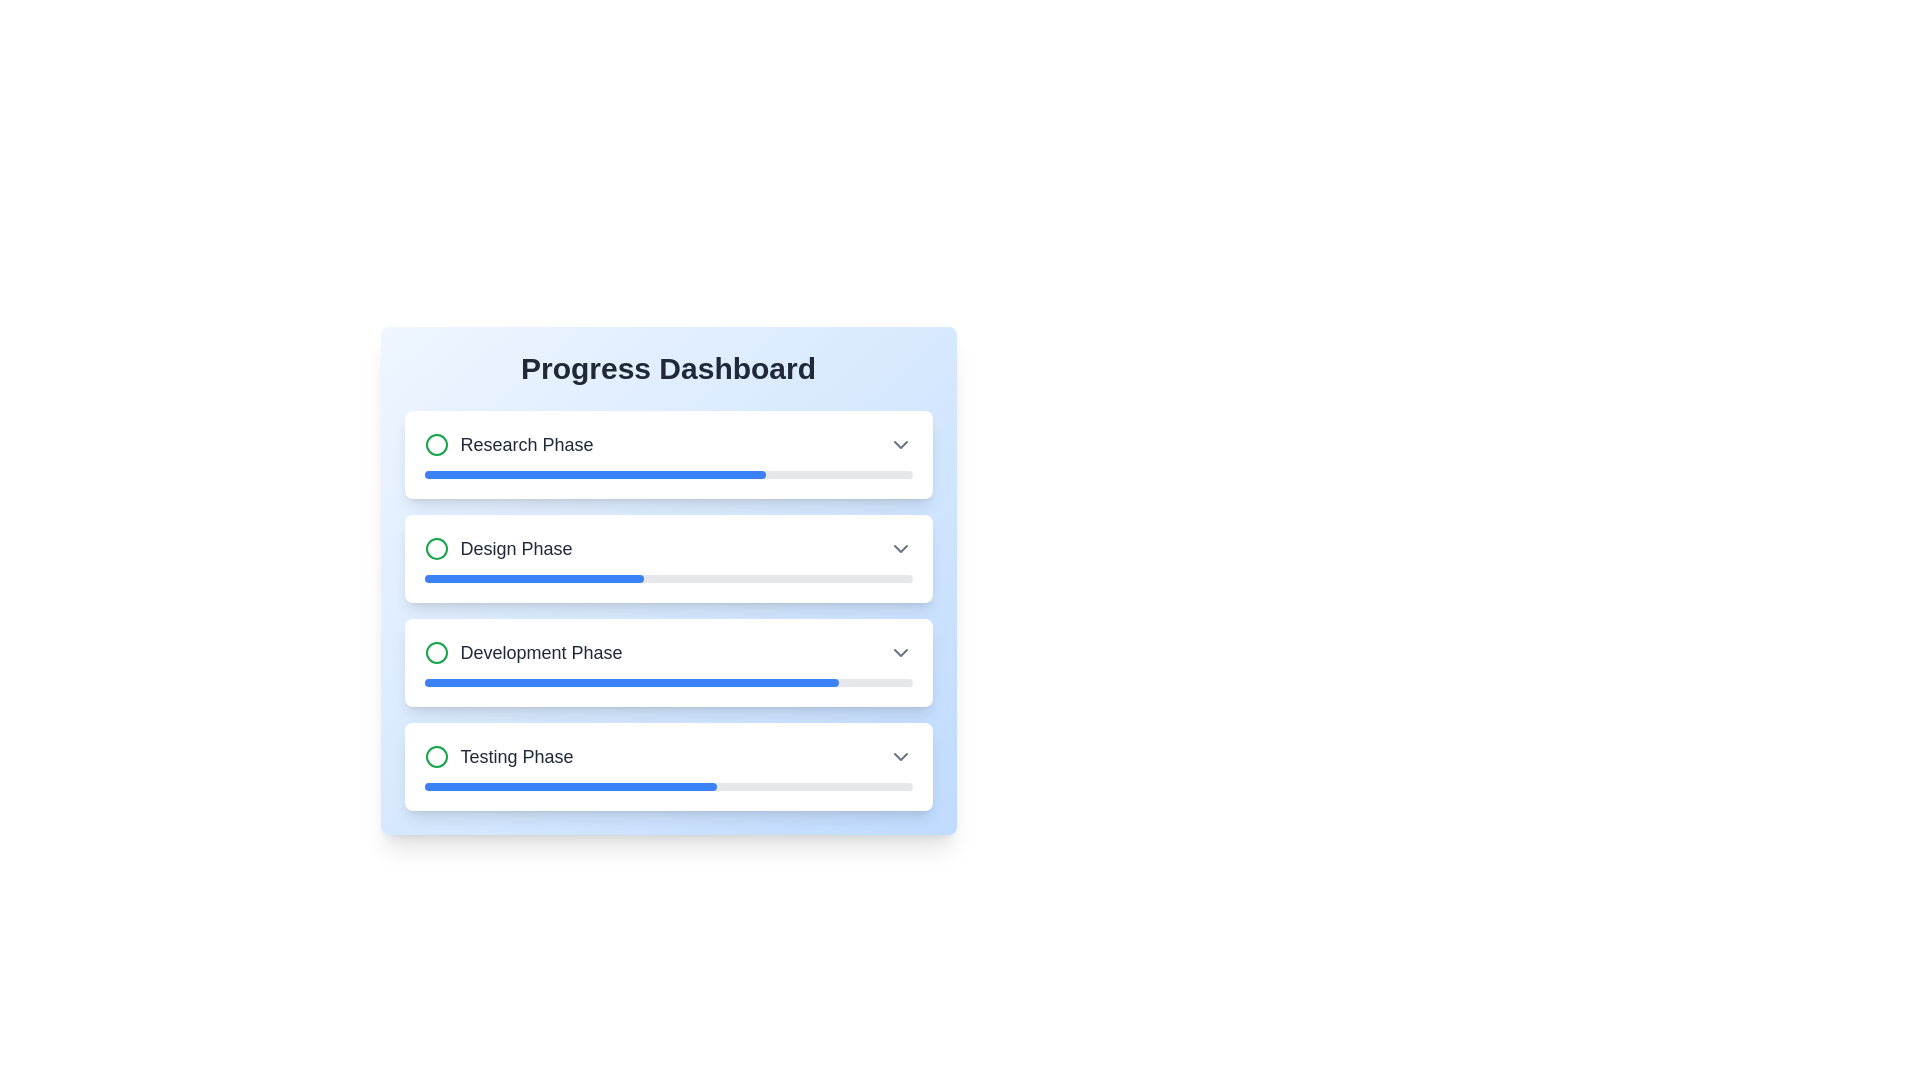 The width and height of the screenshot is (1920, 1080). Describe the element at coordinates (499, 756) in the screenshot. I see `the 'Testing Phase' label with the associated green circular icon for accessibility tools` at that location.